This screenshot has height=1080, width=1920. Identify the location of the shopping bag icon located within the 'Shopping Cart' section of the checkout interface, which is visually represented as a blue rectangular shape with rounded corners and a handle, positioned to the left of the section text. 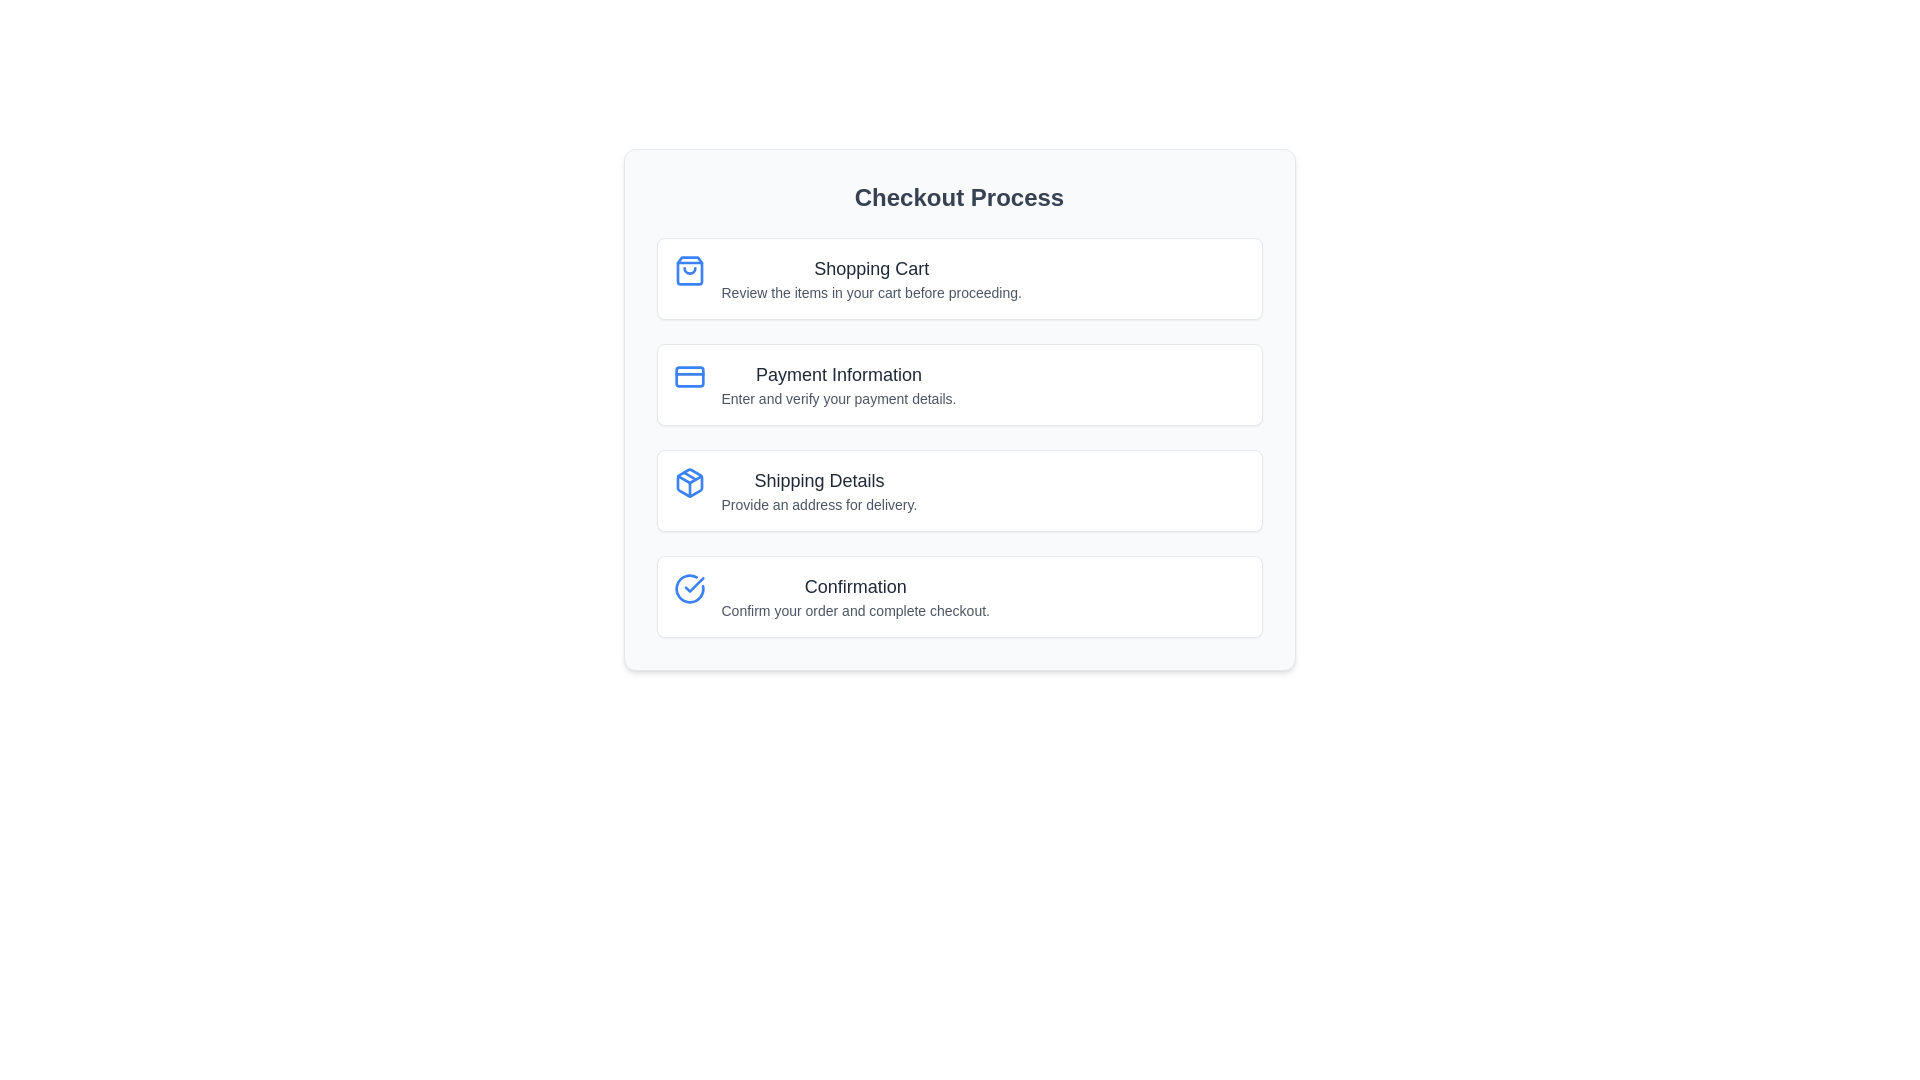
(689, 270).